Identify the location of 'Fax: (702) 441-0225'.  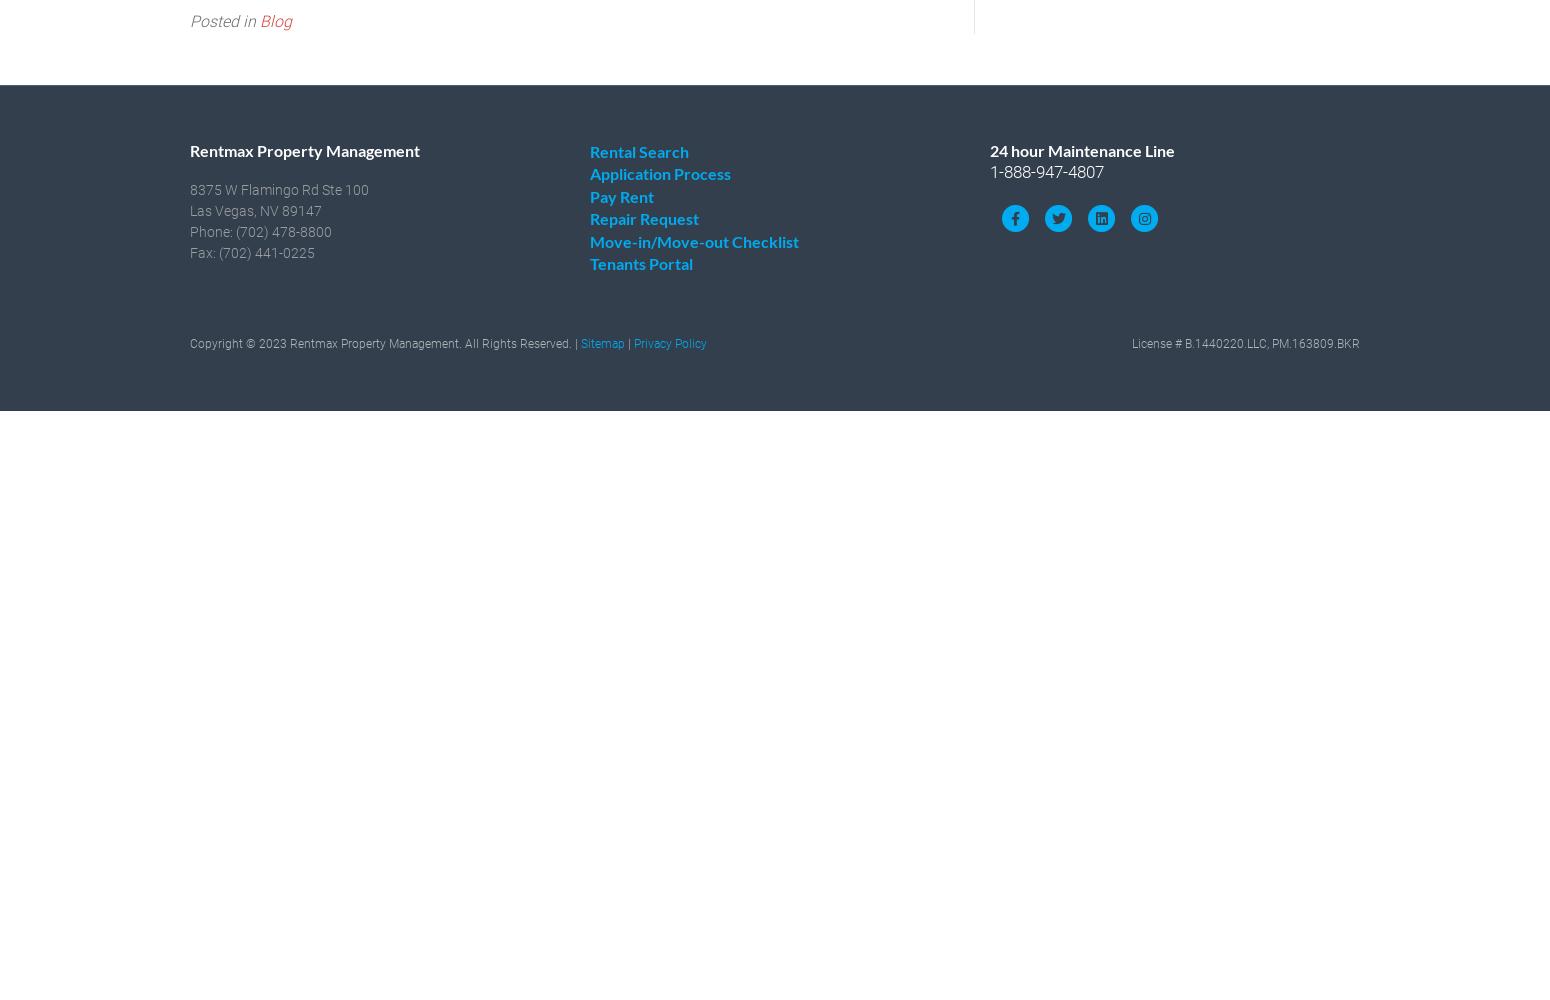
(252, 252).